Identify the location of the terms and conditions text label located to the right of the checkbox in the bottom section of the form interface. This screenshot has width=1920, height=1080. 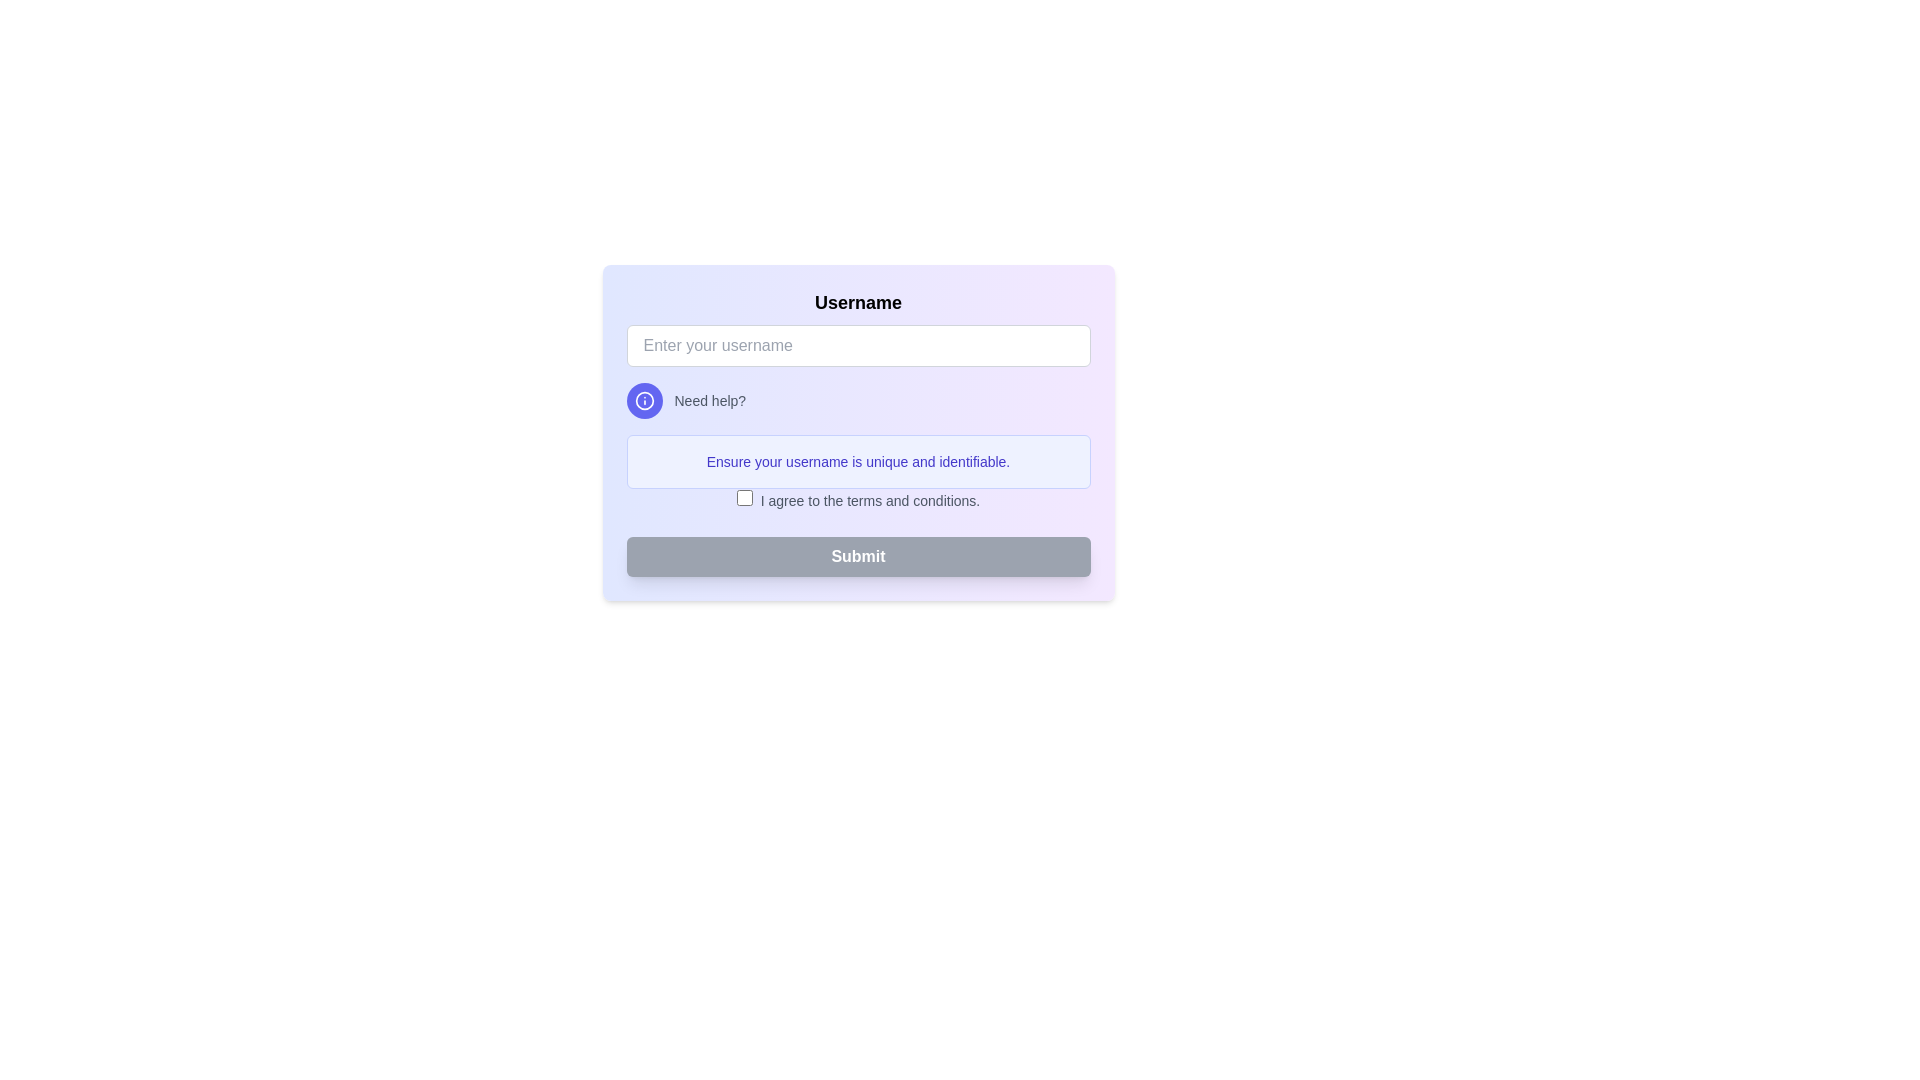
(870, 500).